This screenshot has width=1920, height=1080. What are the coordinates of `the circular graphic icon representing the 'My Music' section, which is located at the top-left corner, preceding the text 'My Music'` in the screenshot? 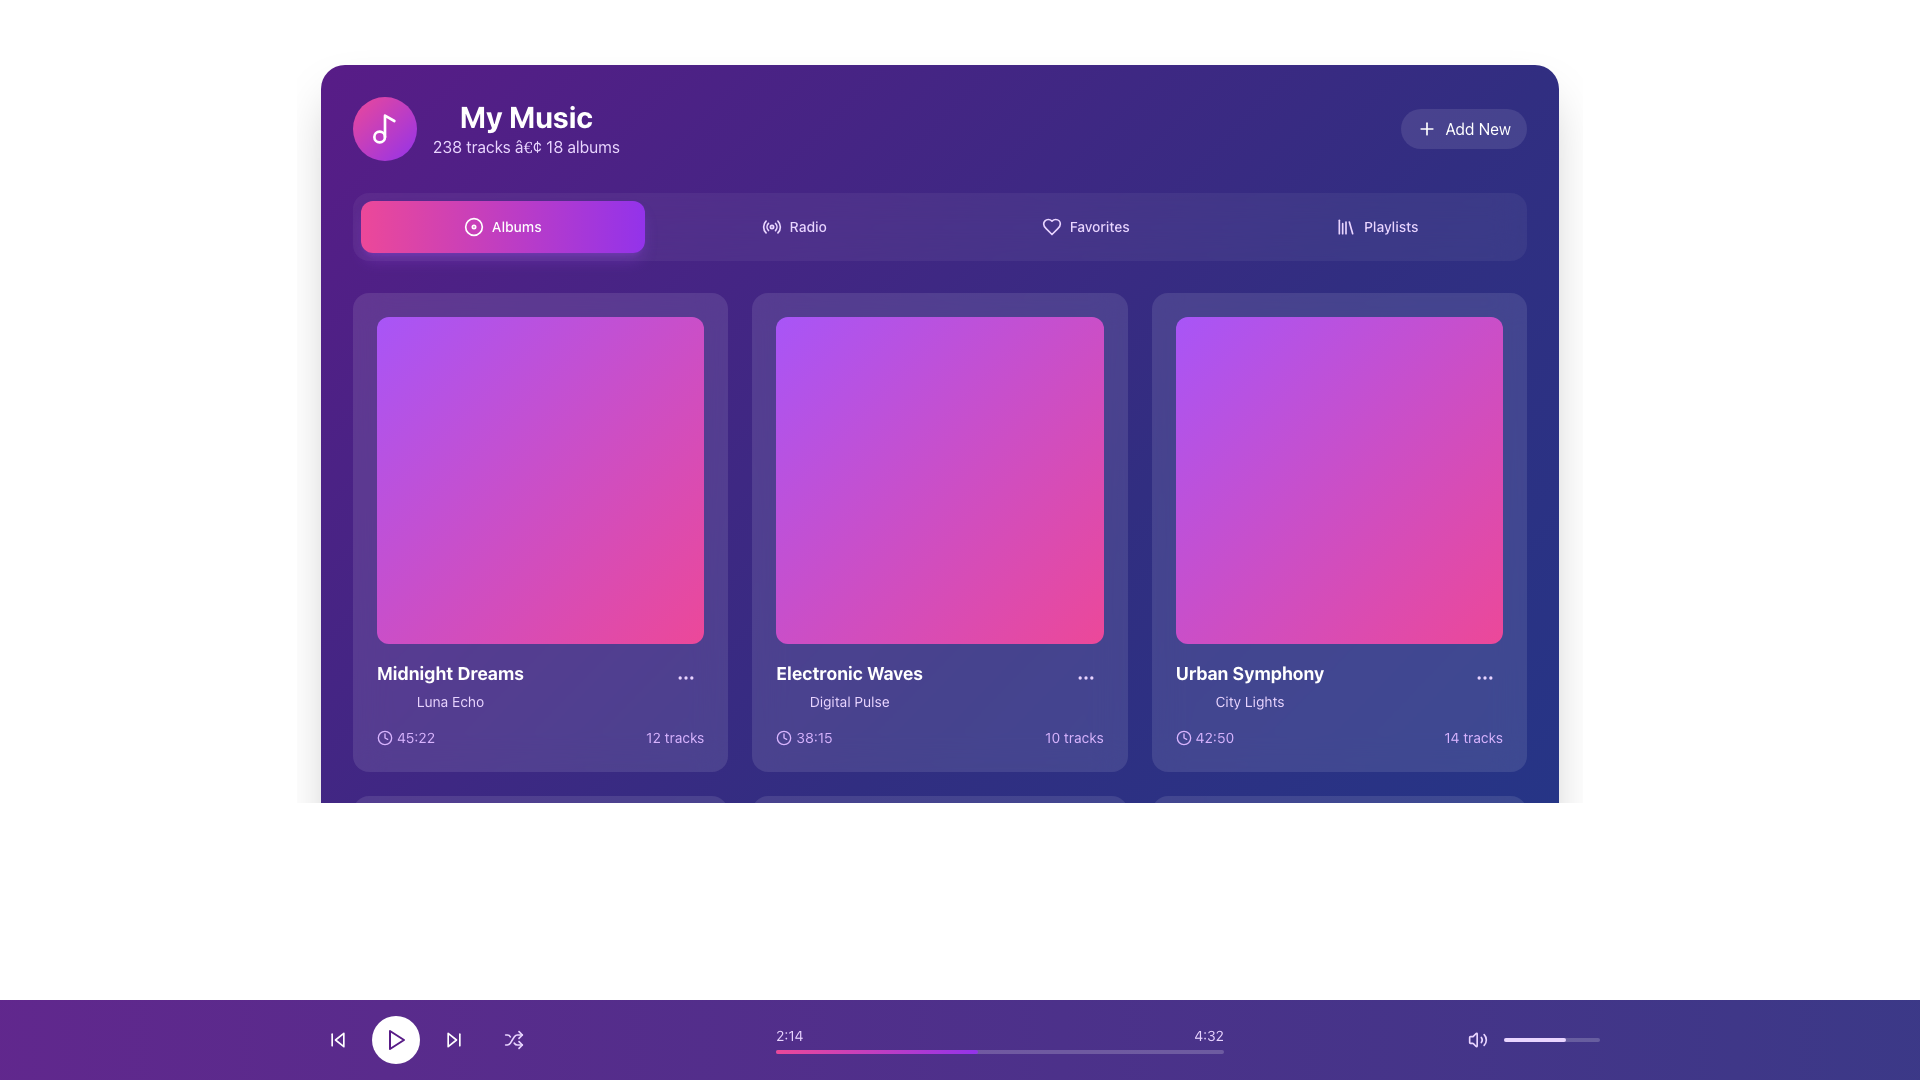 It's located at (384, 128).